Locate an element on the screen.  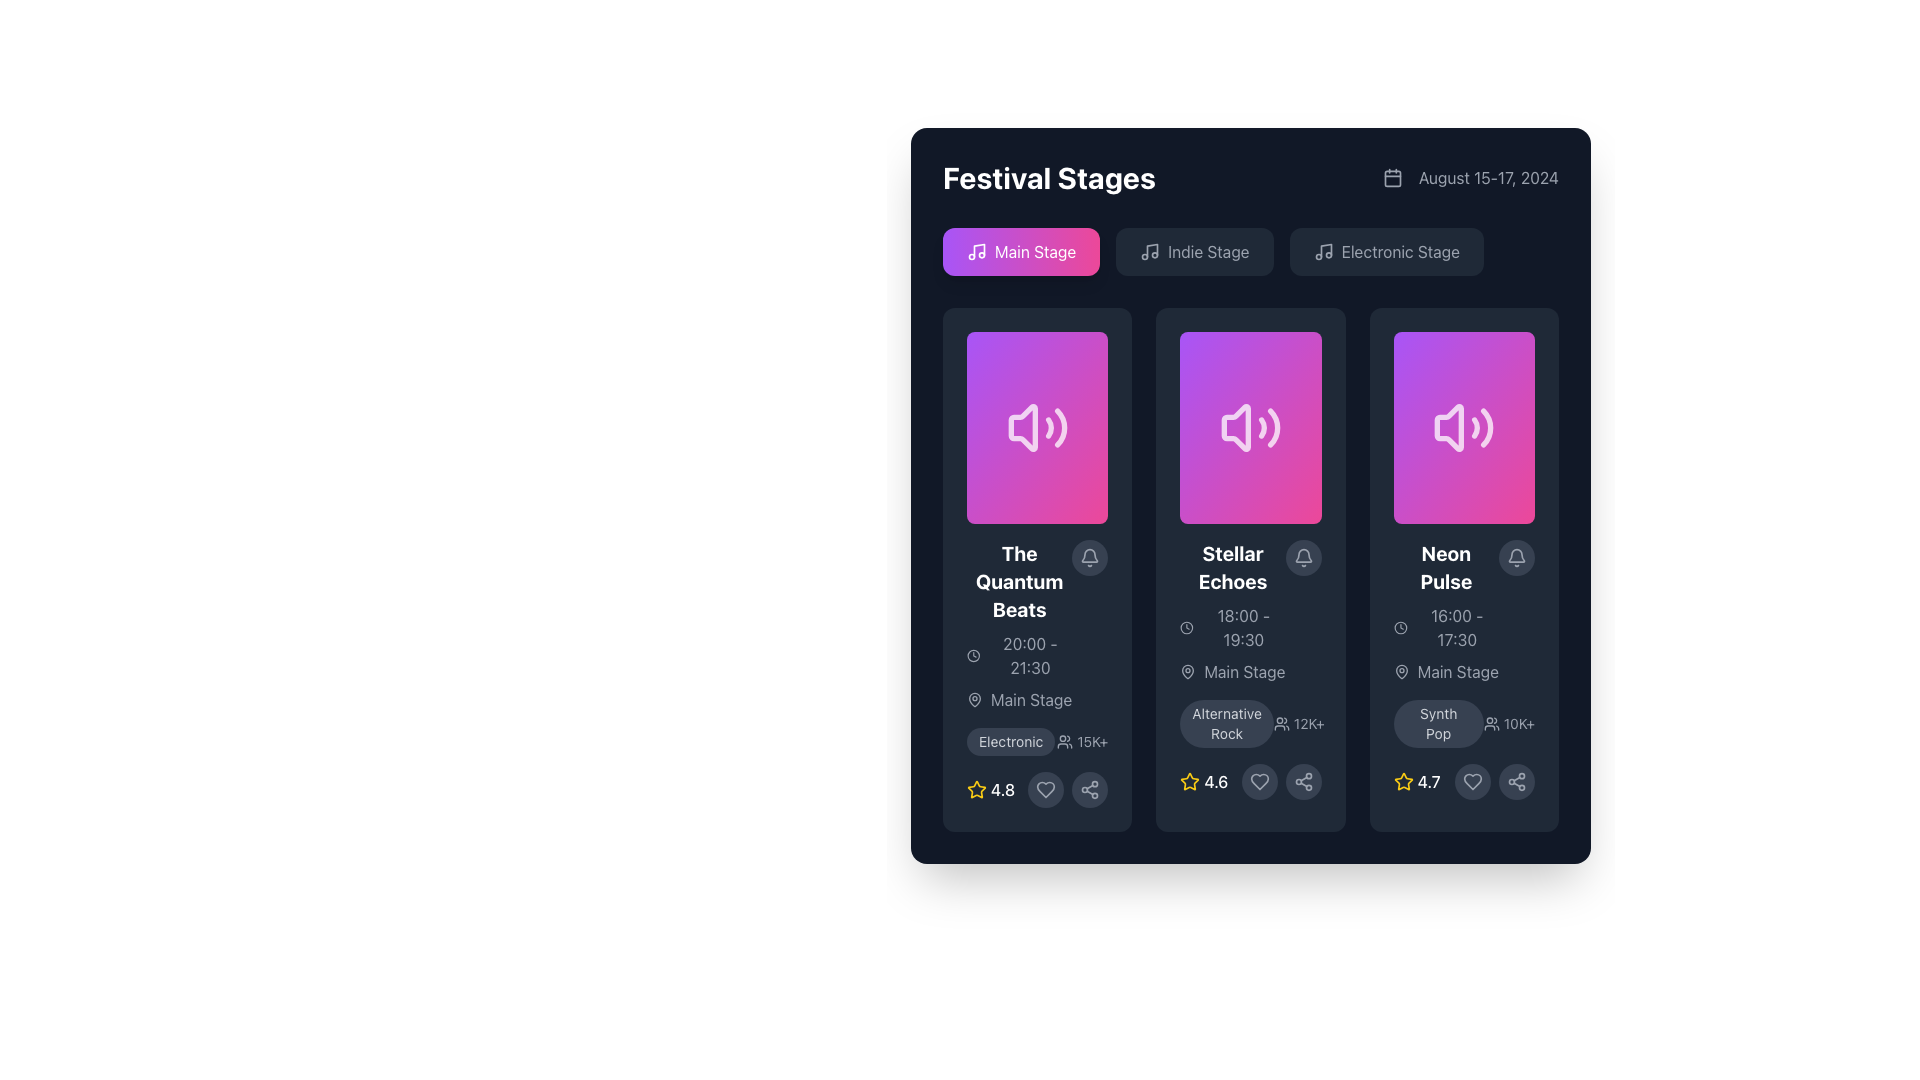
the circular button with a dark gray background and heart icon to activate its hover effect is located at coordinates (1473, 781).